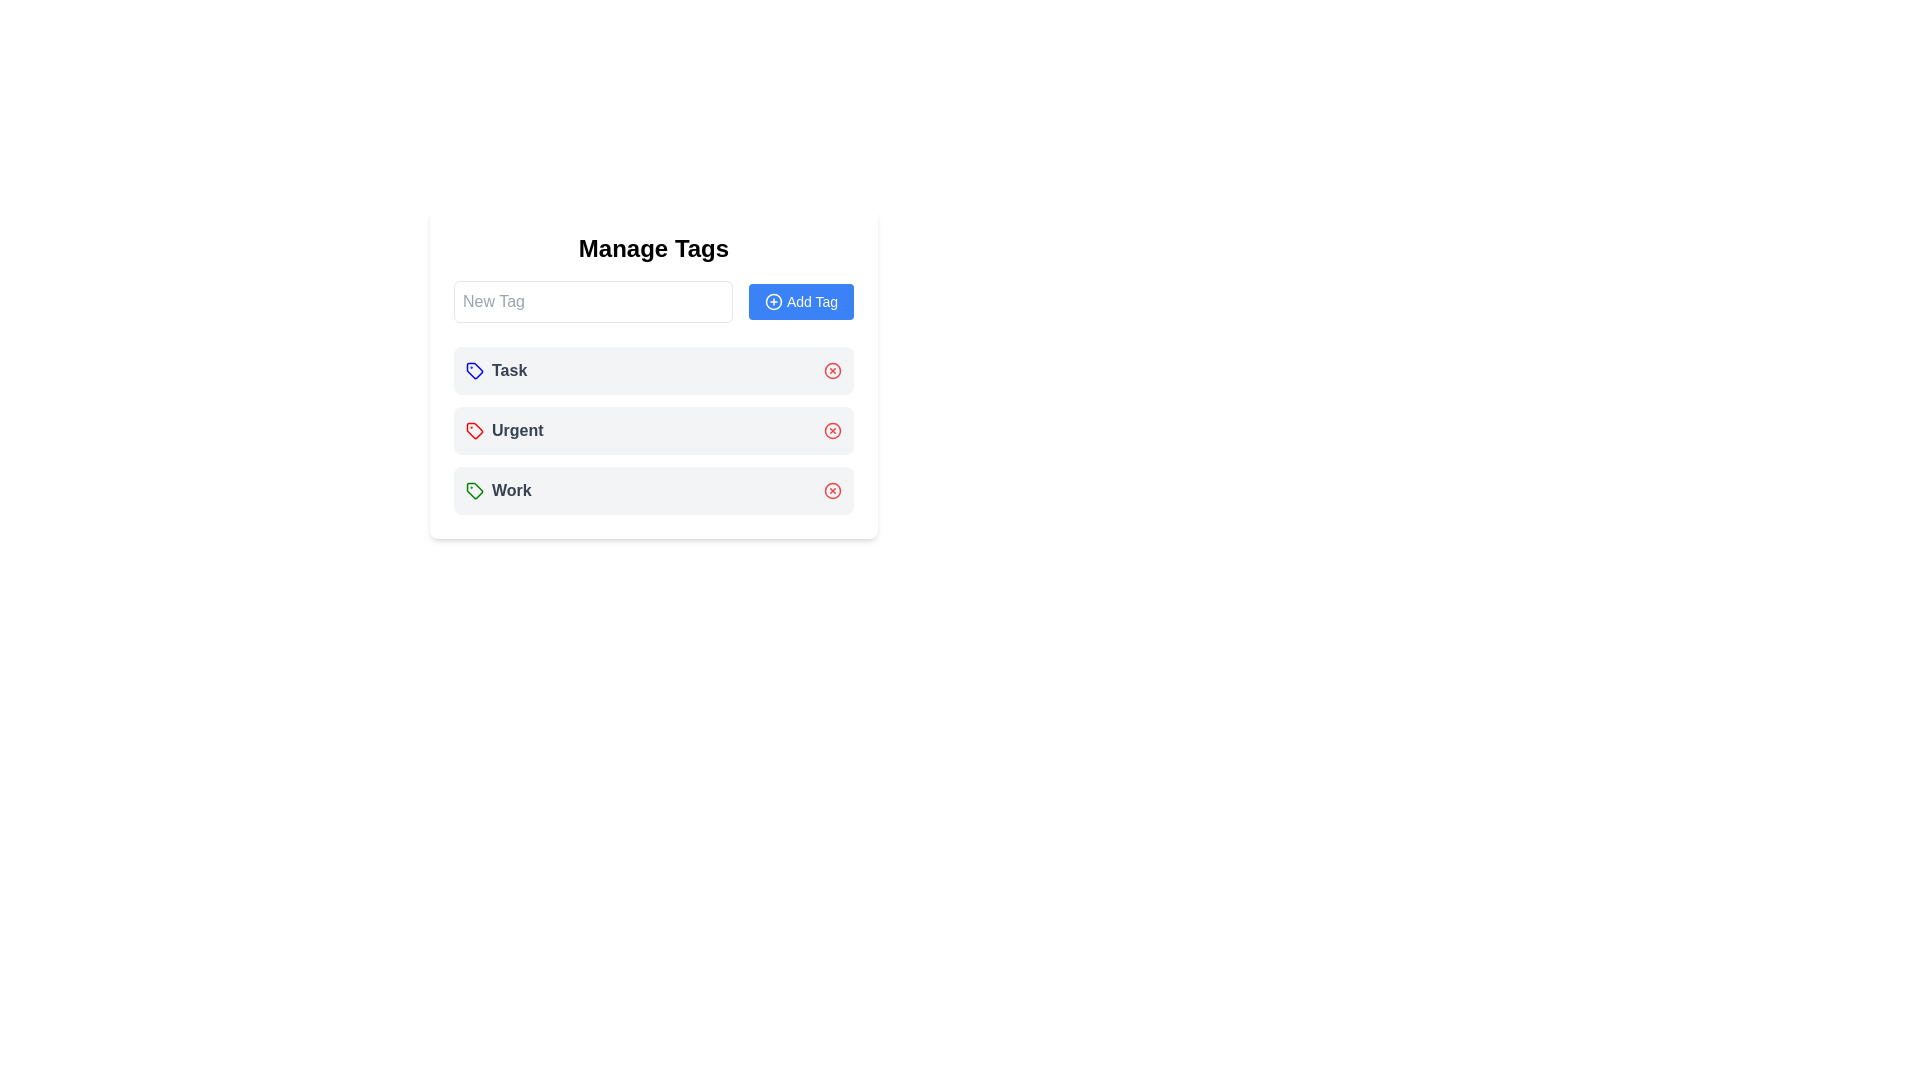  What do you see at coordinates (474, 490) in the screenshot?
I see `the price tag icon in the 'Manage Tags' section, which features green strokes and a rounded polygonal outline, located next to the 'Task' label` at bounding box center [474, 490].